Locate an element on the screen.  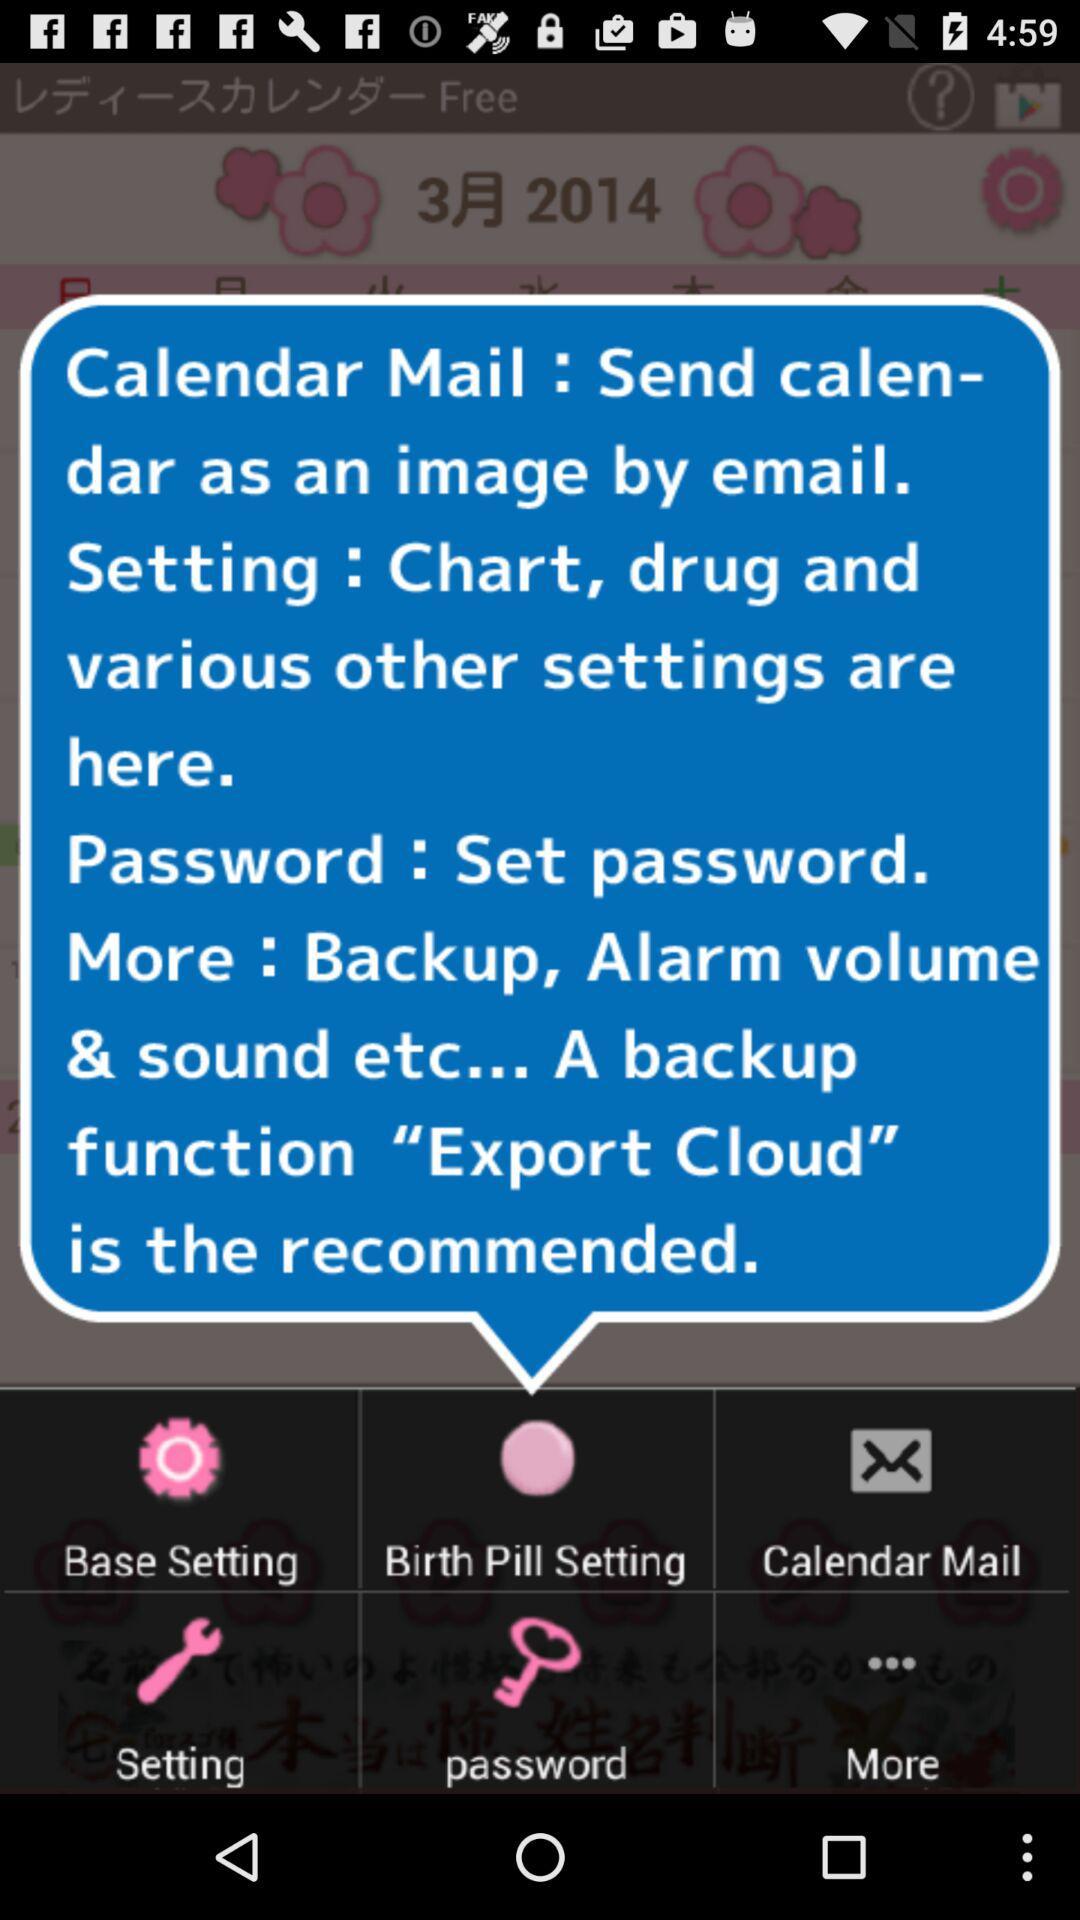
the shop icon is located at coordinates (1034, 100).